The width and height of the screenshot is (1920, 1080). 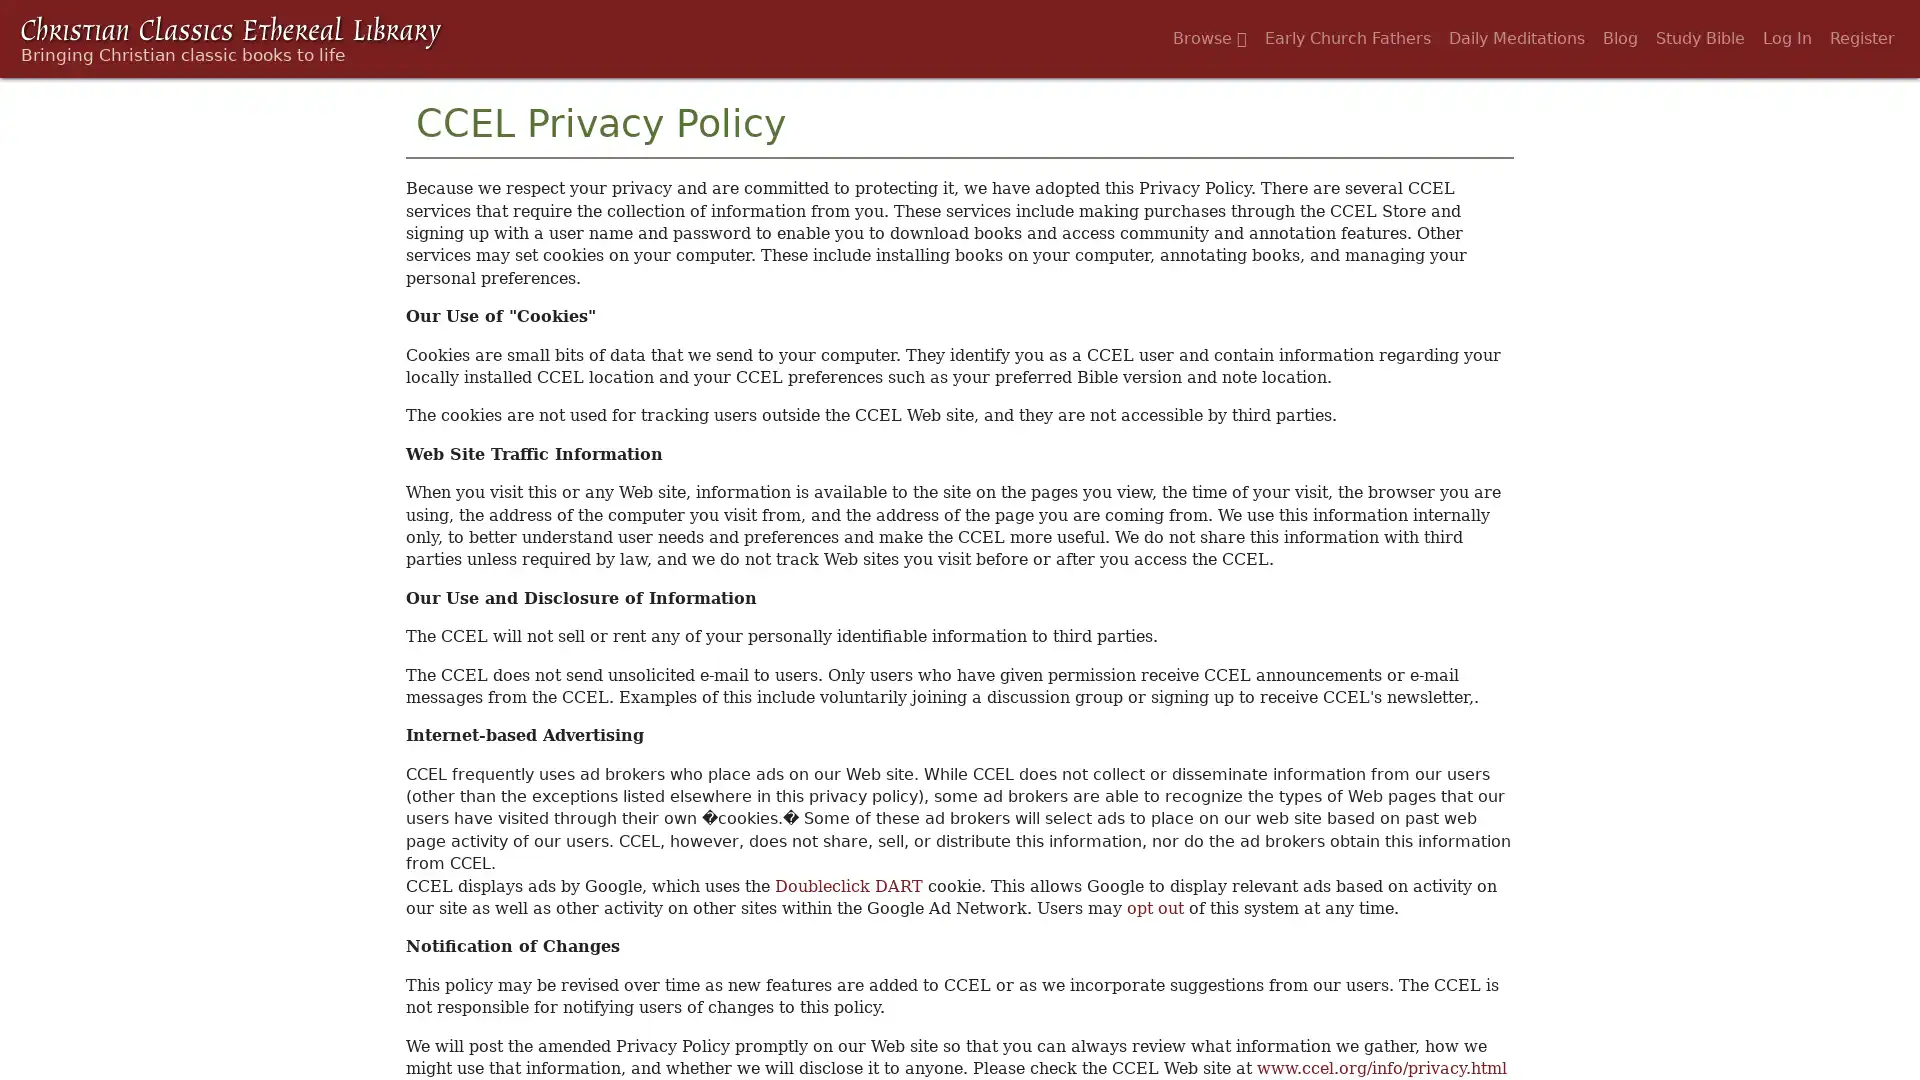 I want to click on Study Bible, so click(x=1699, y=38).